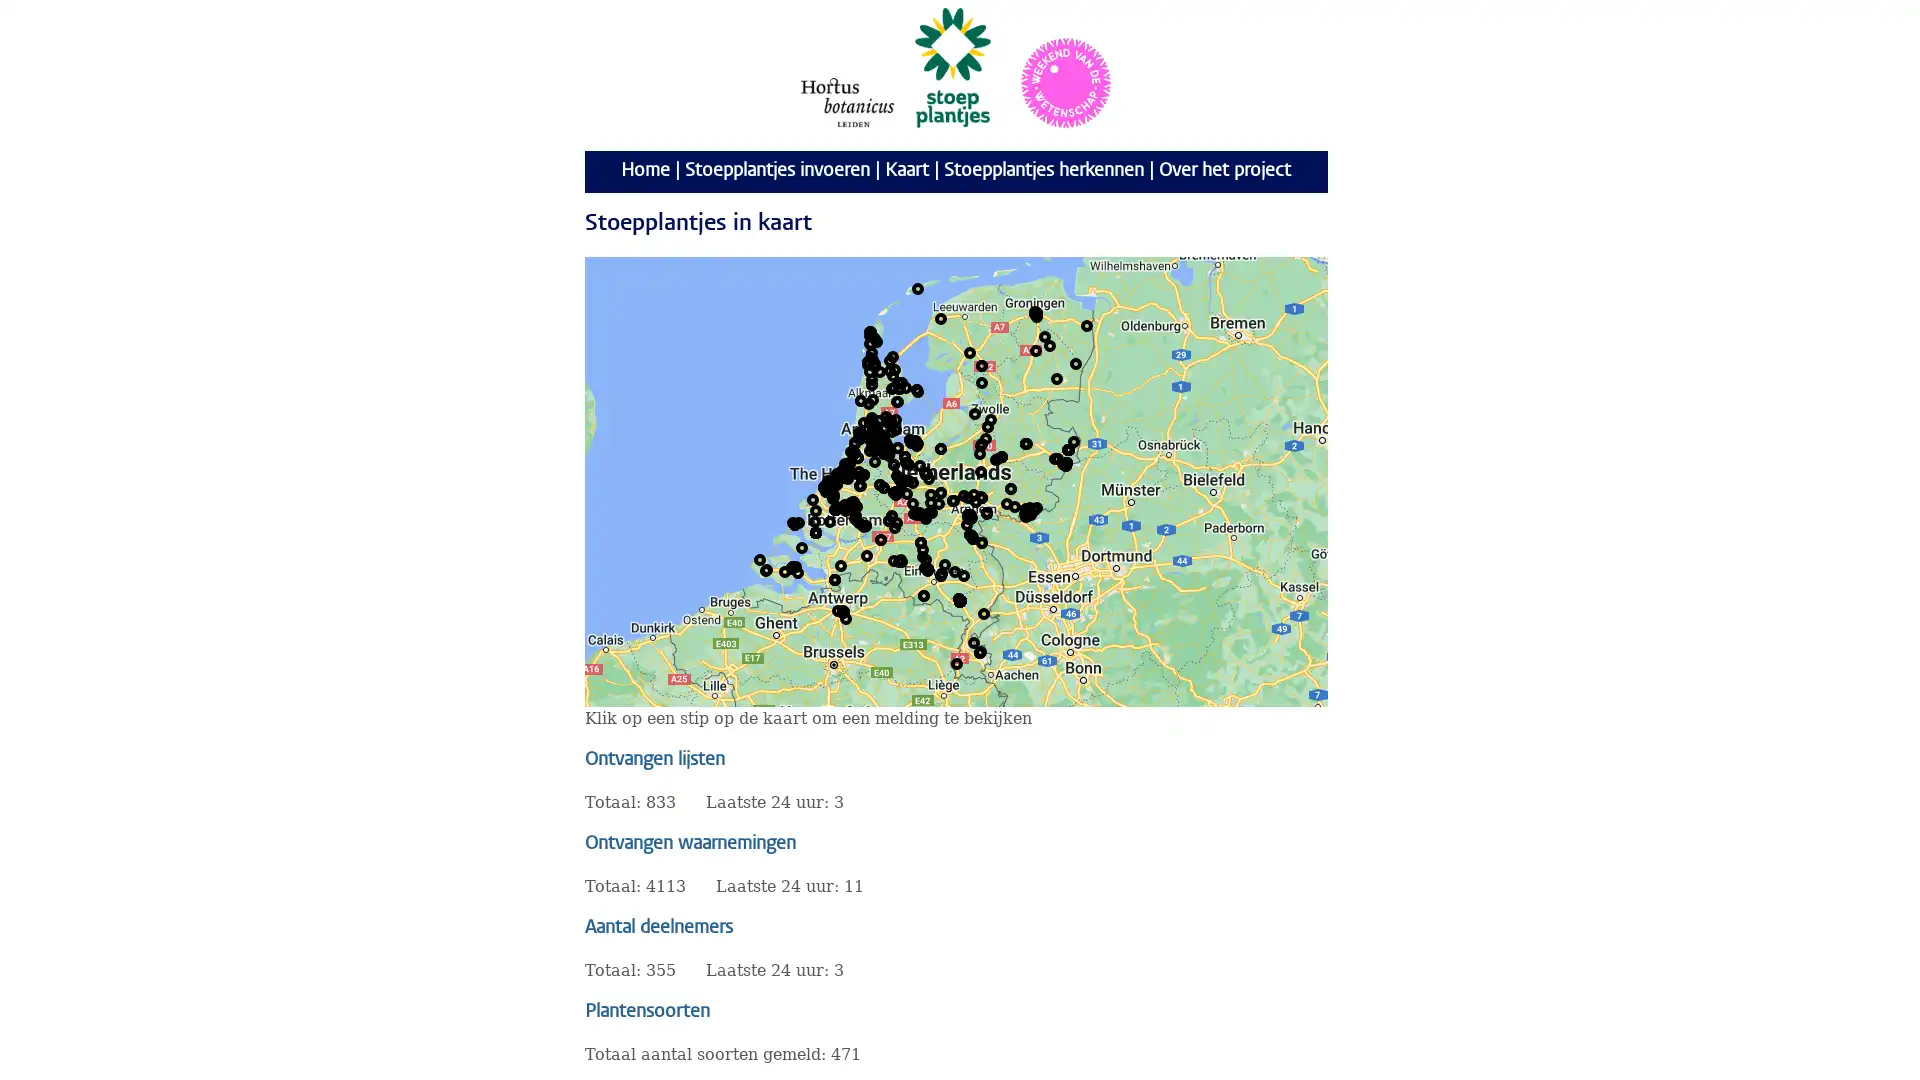 The height and width of the screenshot is (1080, 1920). Describe the element at coordinates (834, 483) in the screenshot. I see `Telling van op 27 april 2022` at that location.